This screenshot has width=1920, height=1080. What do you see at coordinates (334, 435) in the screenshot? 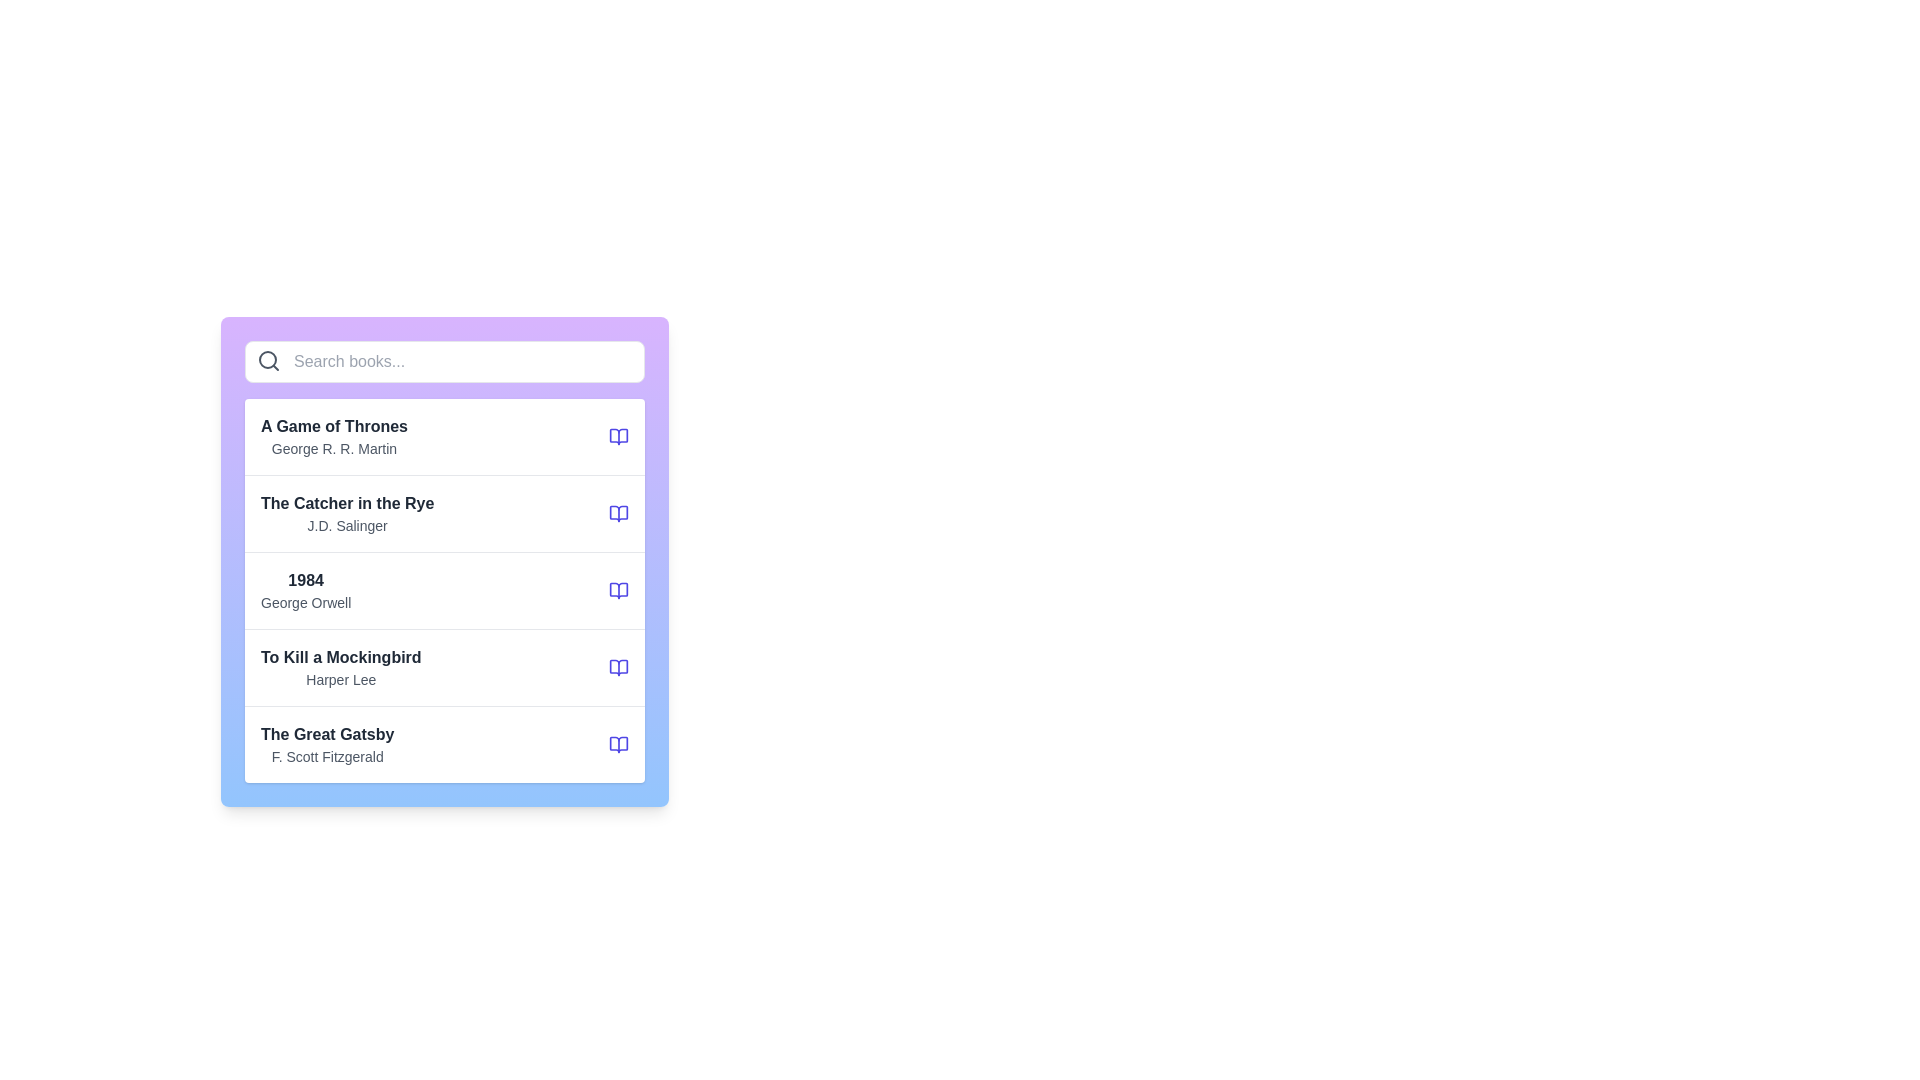
I see `the text display for the title and author of the book, which is the first item` at bounding box center [334, 435].